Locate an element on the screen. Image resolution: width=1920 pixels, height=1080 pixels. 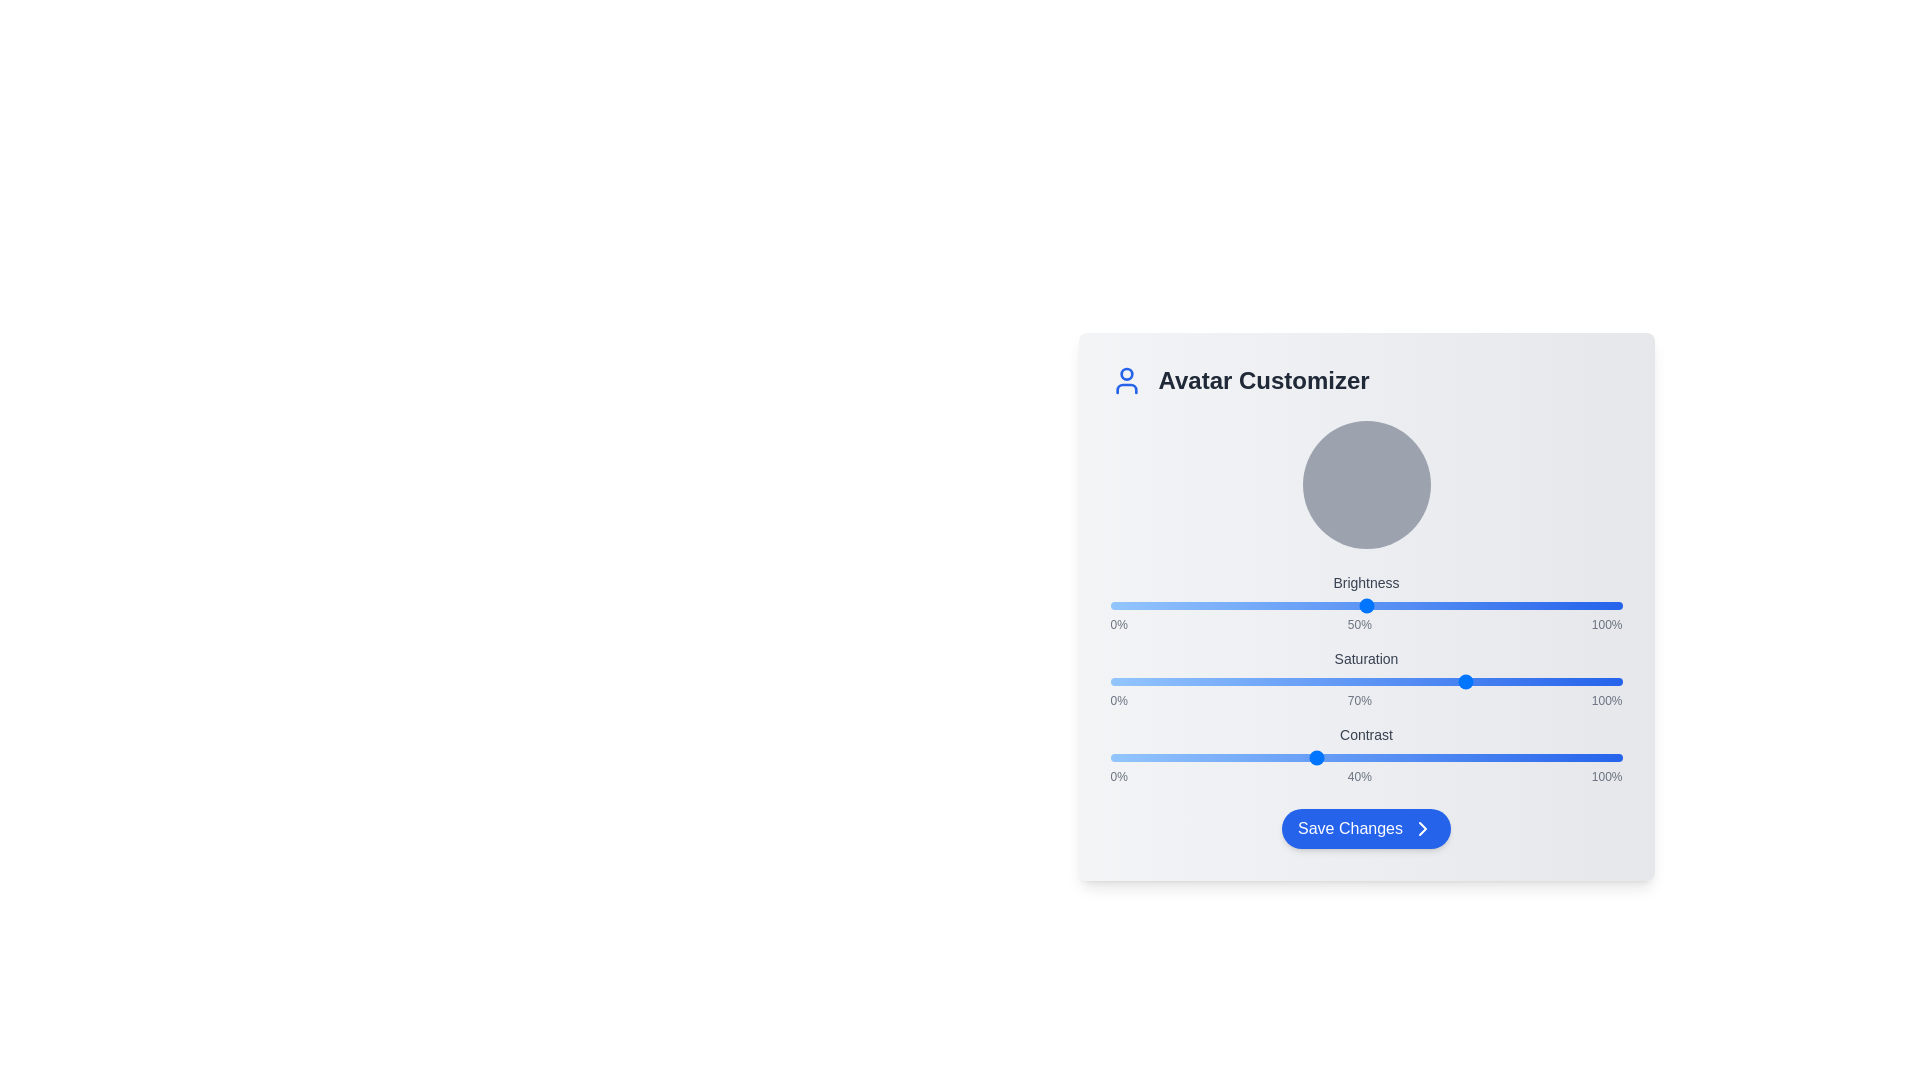
the contrast slider to 67% is located at coordinates (1453, 758).